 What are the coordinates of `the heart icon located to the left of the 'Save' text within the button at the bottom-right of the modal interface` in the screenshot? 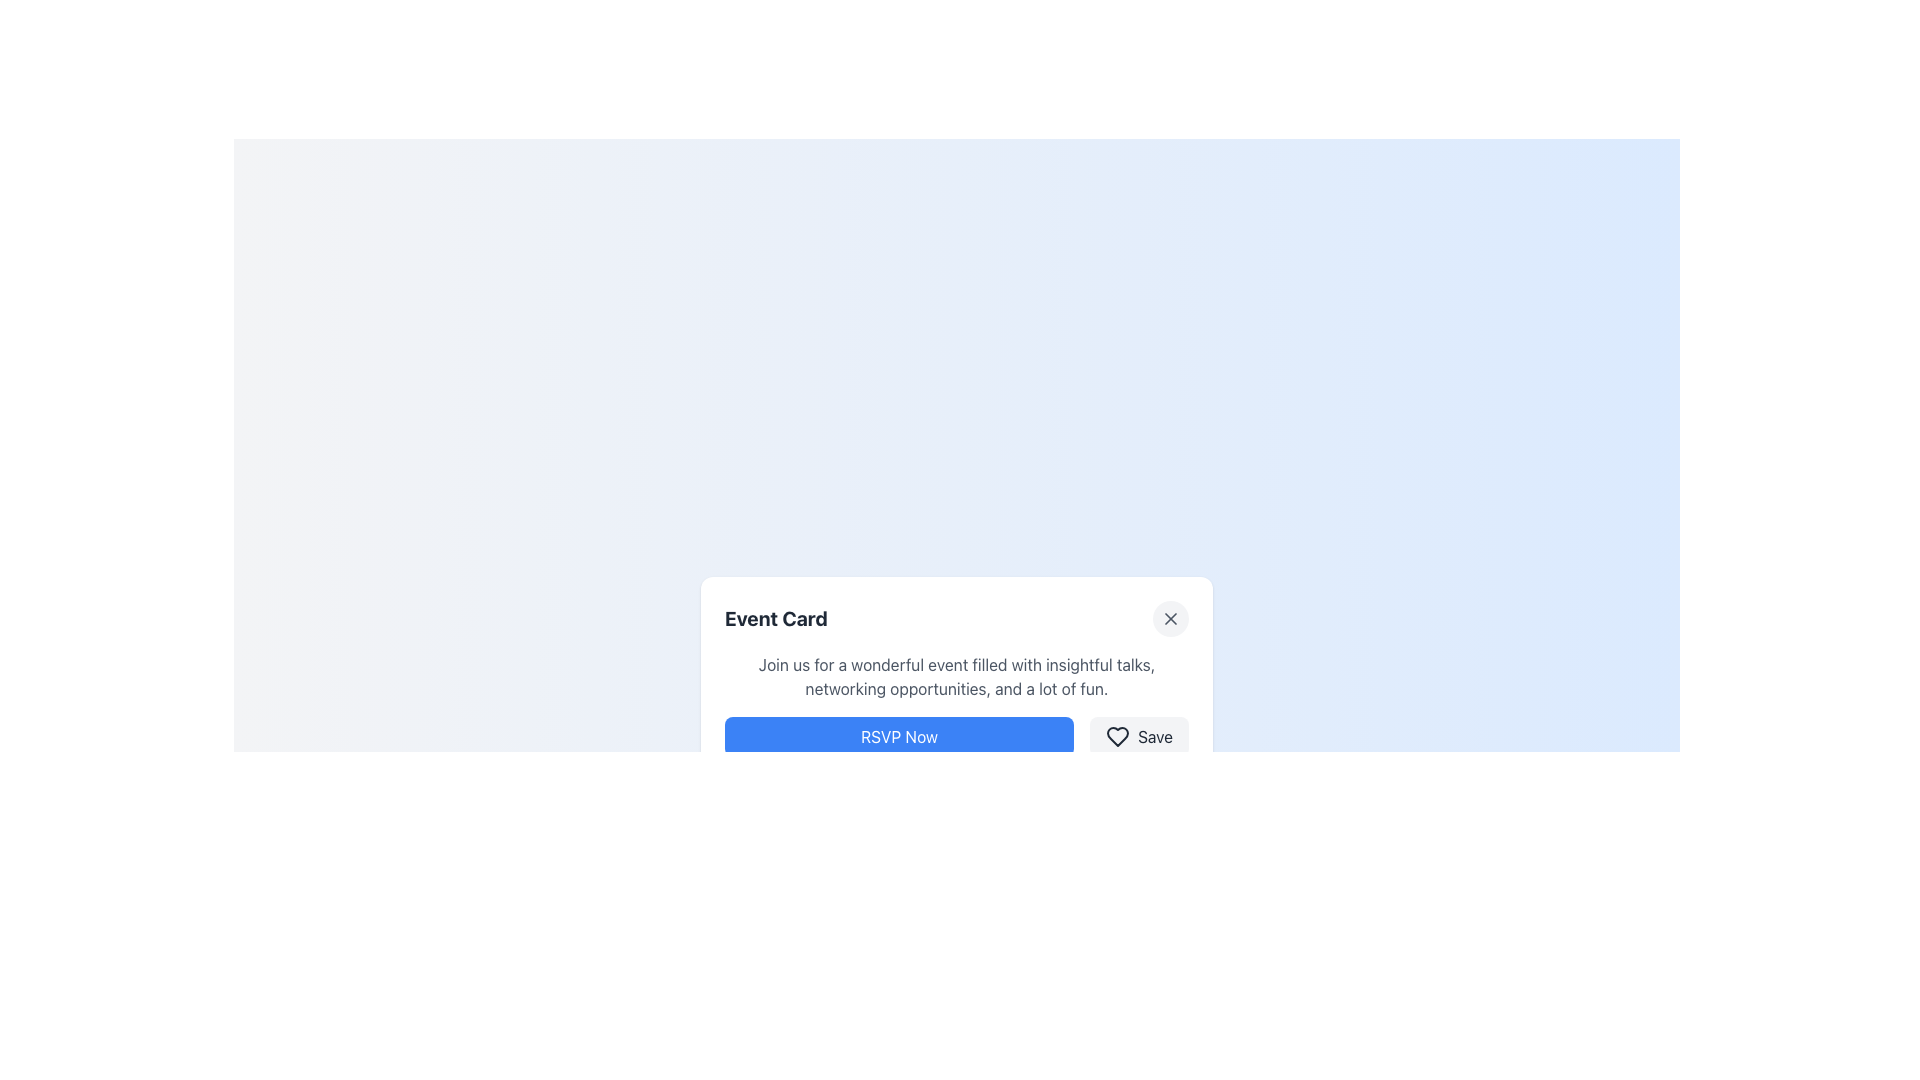 It's located at (1117, 736).